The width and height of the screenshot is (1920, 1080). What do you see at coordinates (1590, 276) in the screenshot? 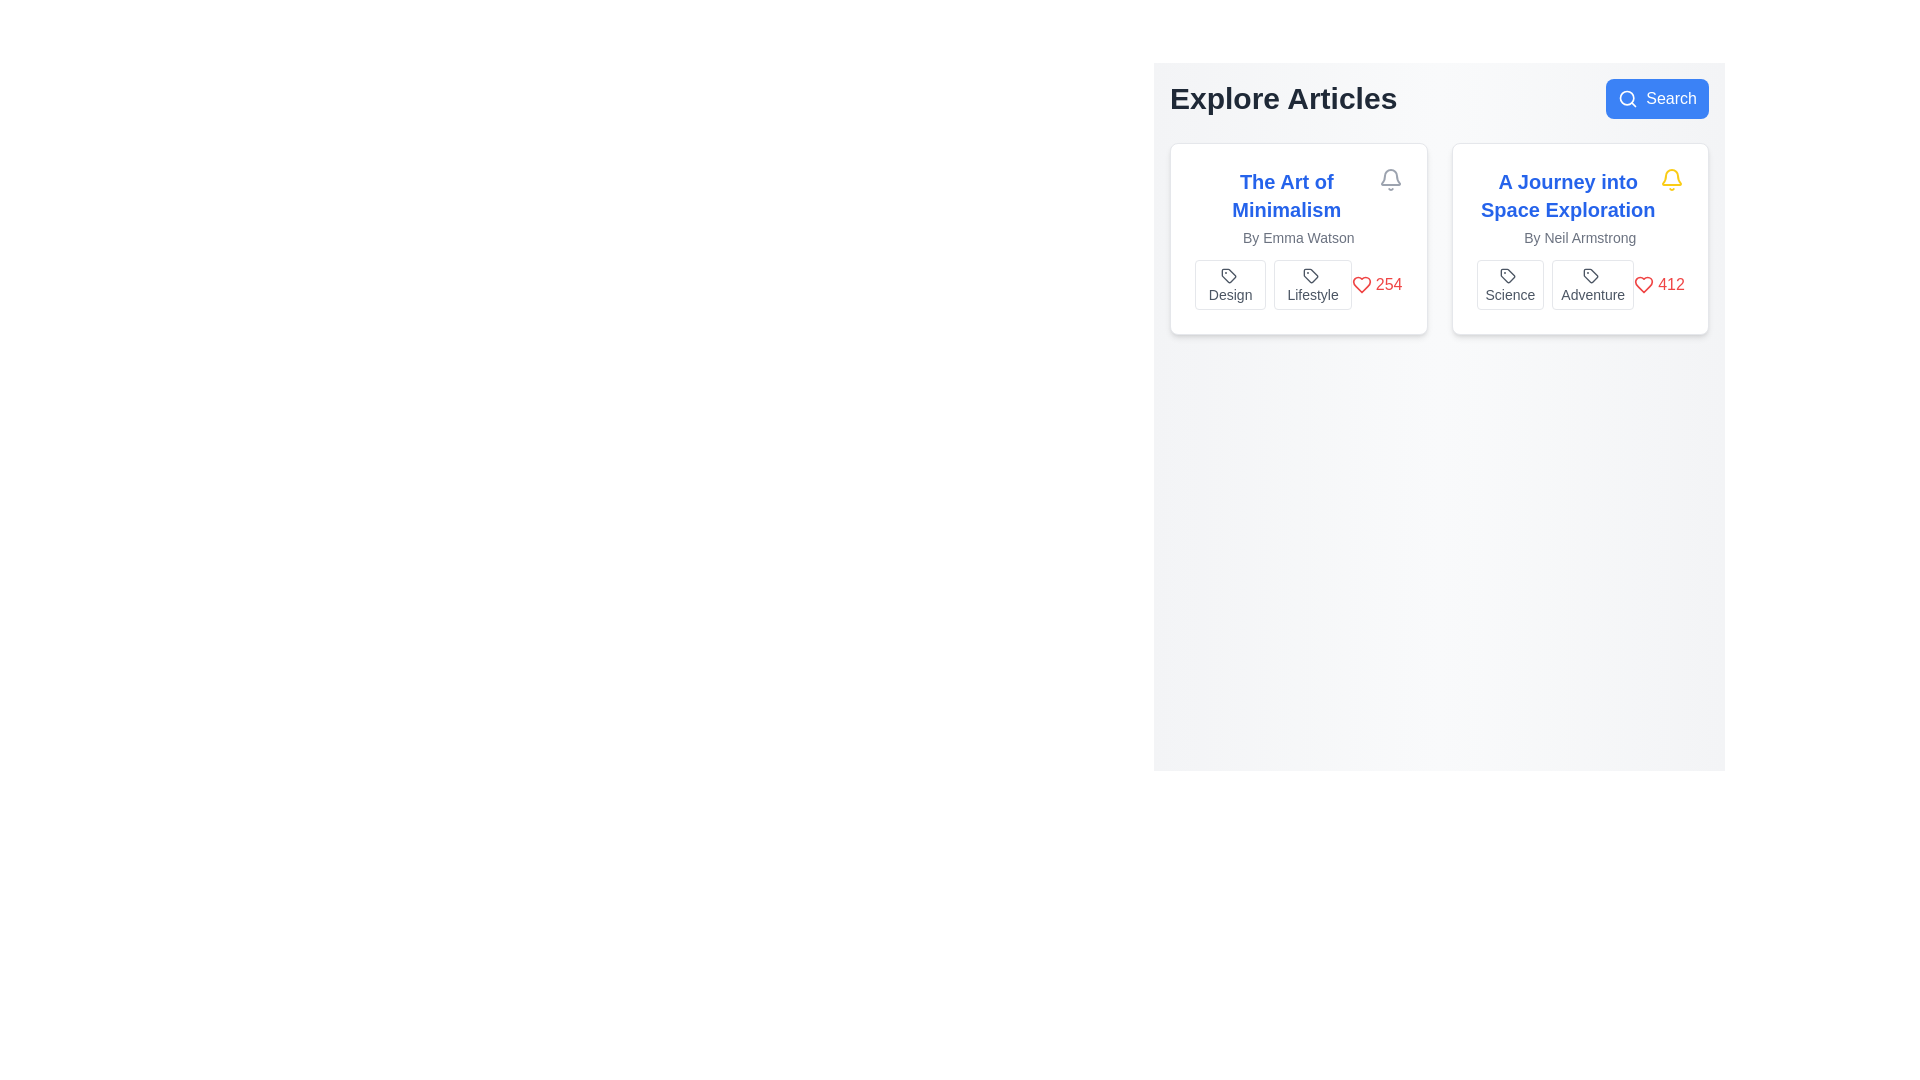
I see `the small graphical icon resembling a tag located to the left of the word 'Adventure' in the 'A Journey into Space Exploration' card module` at bounding box center [1590, 276].